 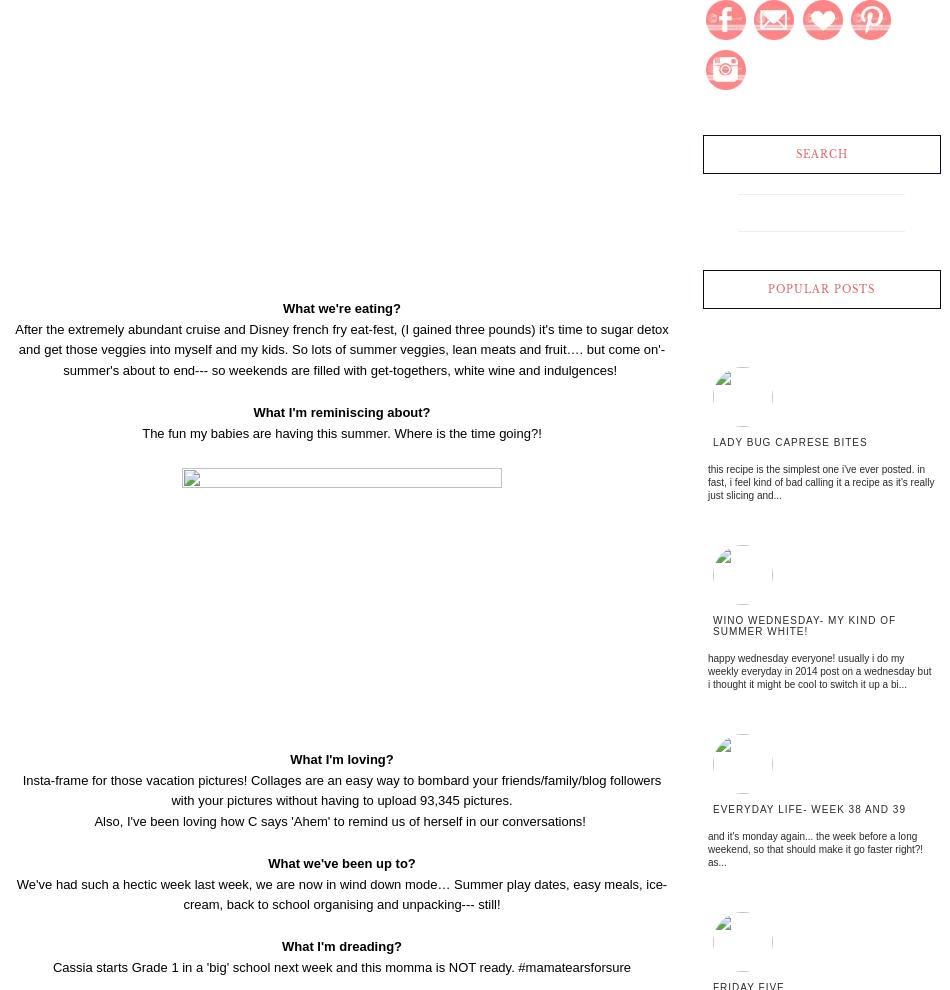 What do you see at coordinates (803, 624) in the screenshot?
I see `'Wino Wednesday- My kind of summer white!'` at bounding box center [803, 624].